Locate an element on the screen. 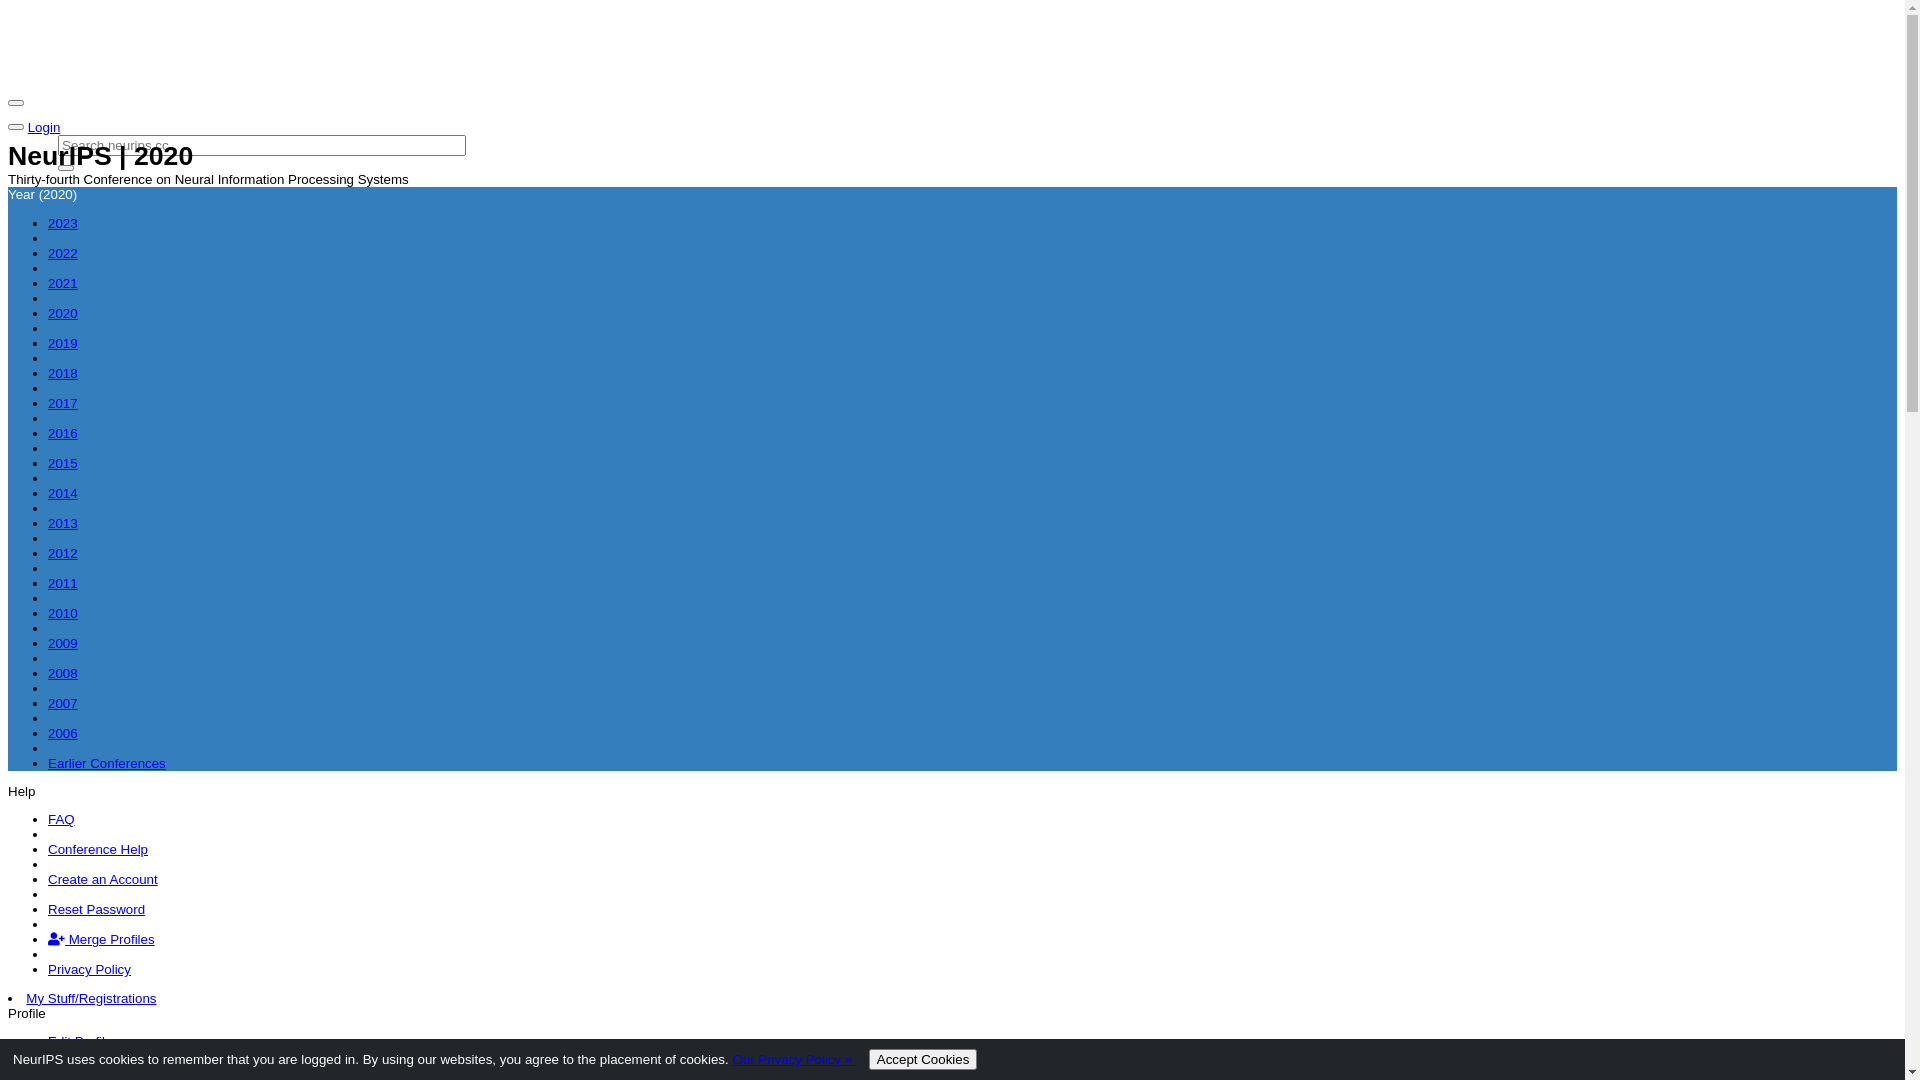  'Privacy Policy' is located at coordinates (88, 968).